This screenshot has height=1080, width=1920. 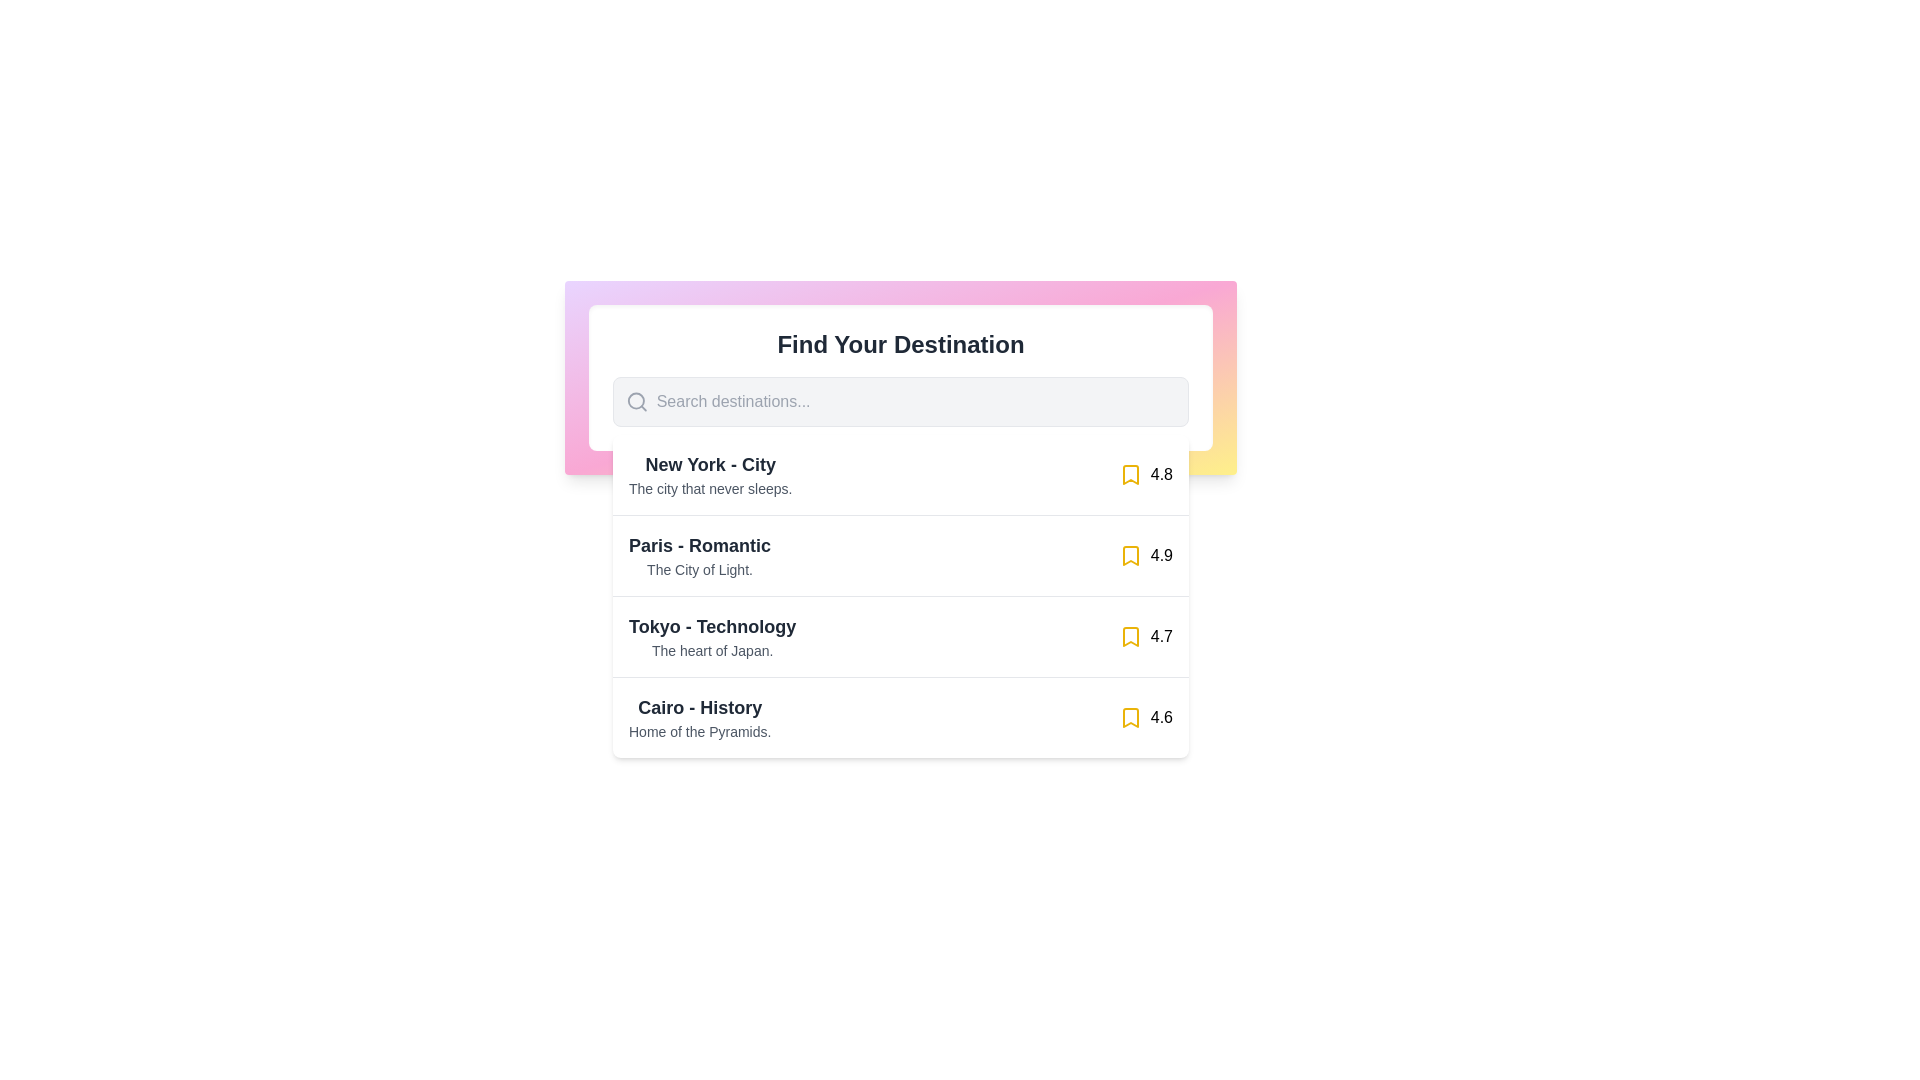 I want to click on the yellow bookmark icon with the text '4.8' that is located at the far-right side of the 'New York - City' entry in the list component, so click(x=1145, y=474).